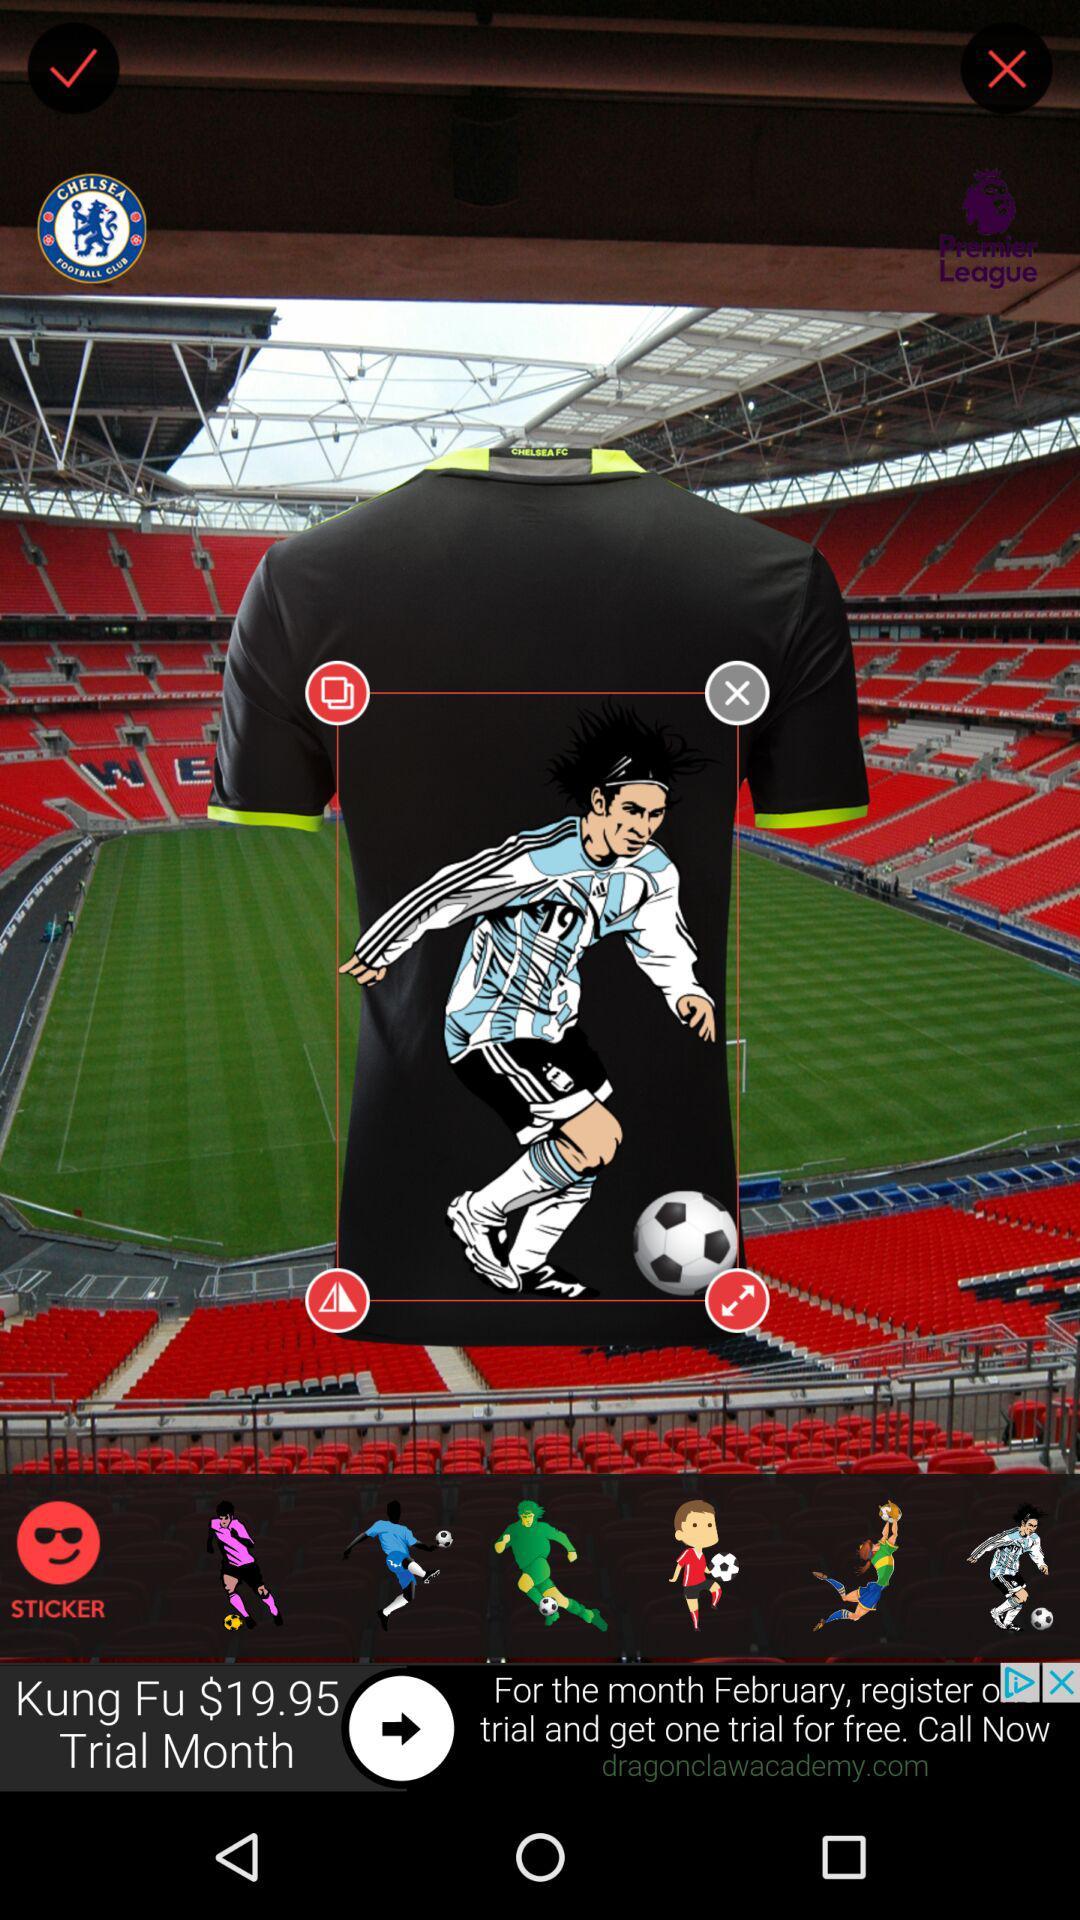  I want to click on the close icon, so click(1006, 72).